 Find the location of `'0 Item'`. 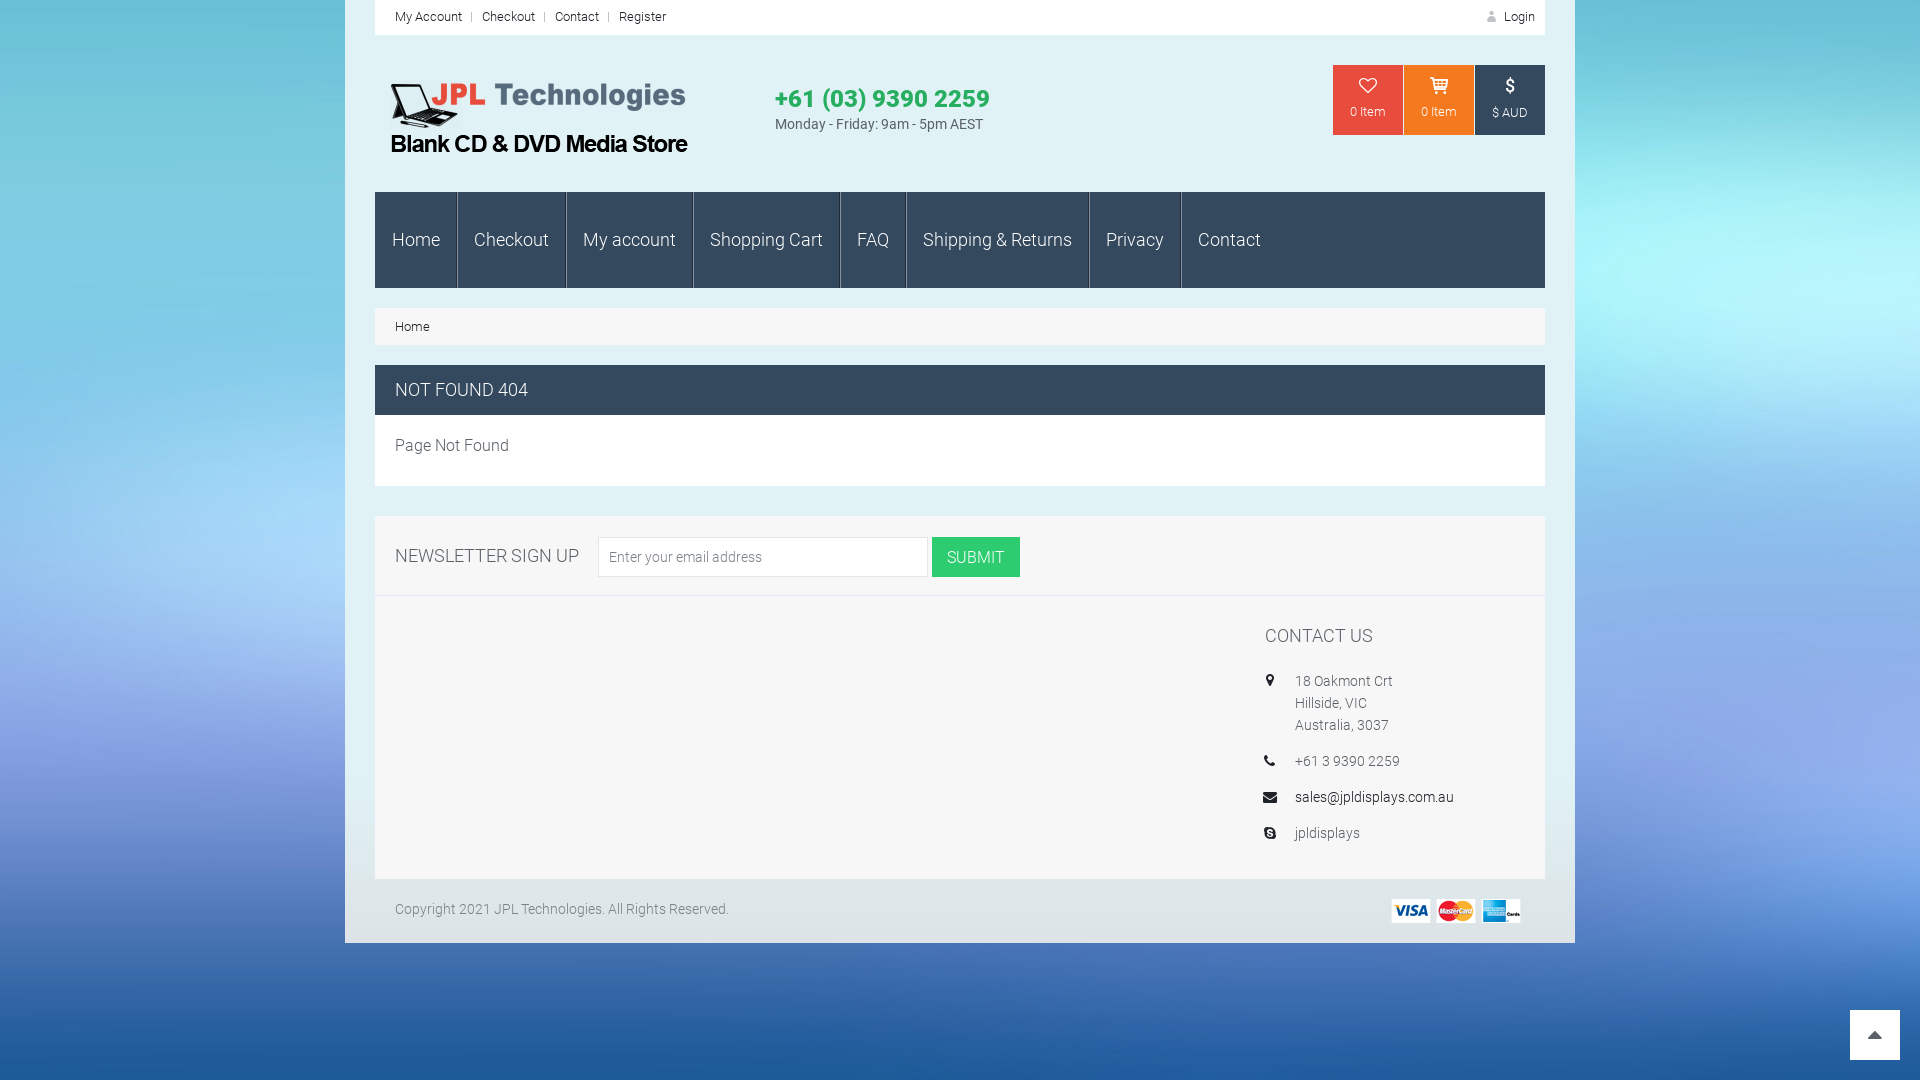

'0 Item' is located at coordinates (1333, 100).